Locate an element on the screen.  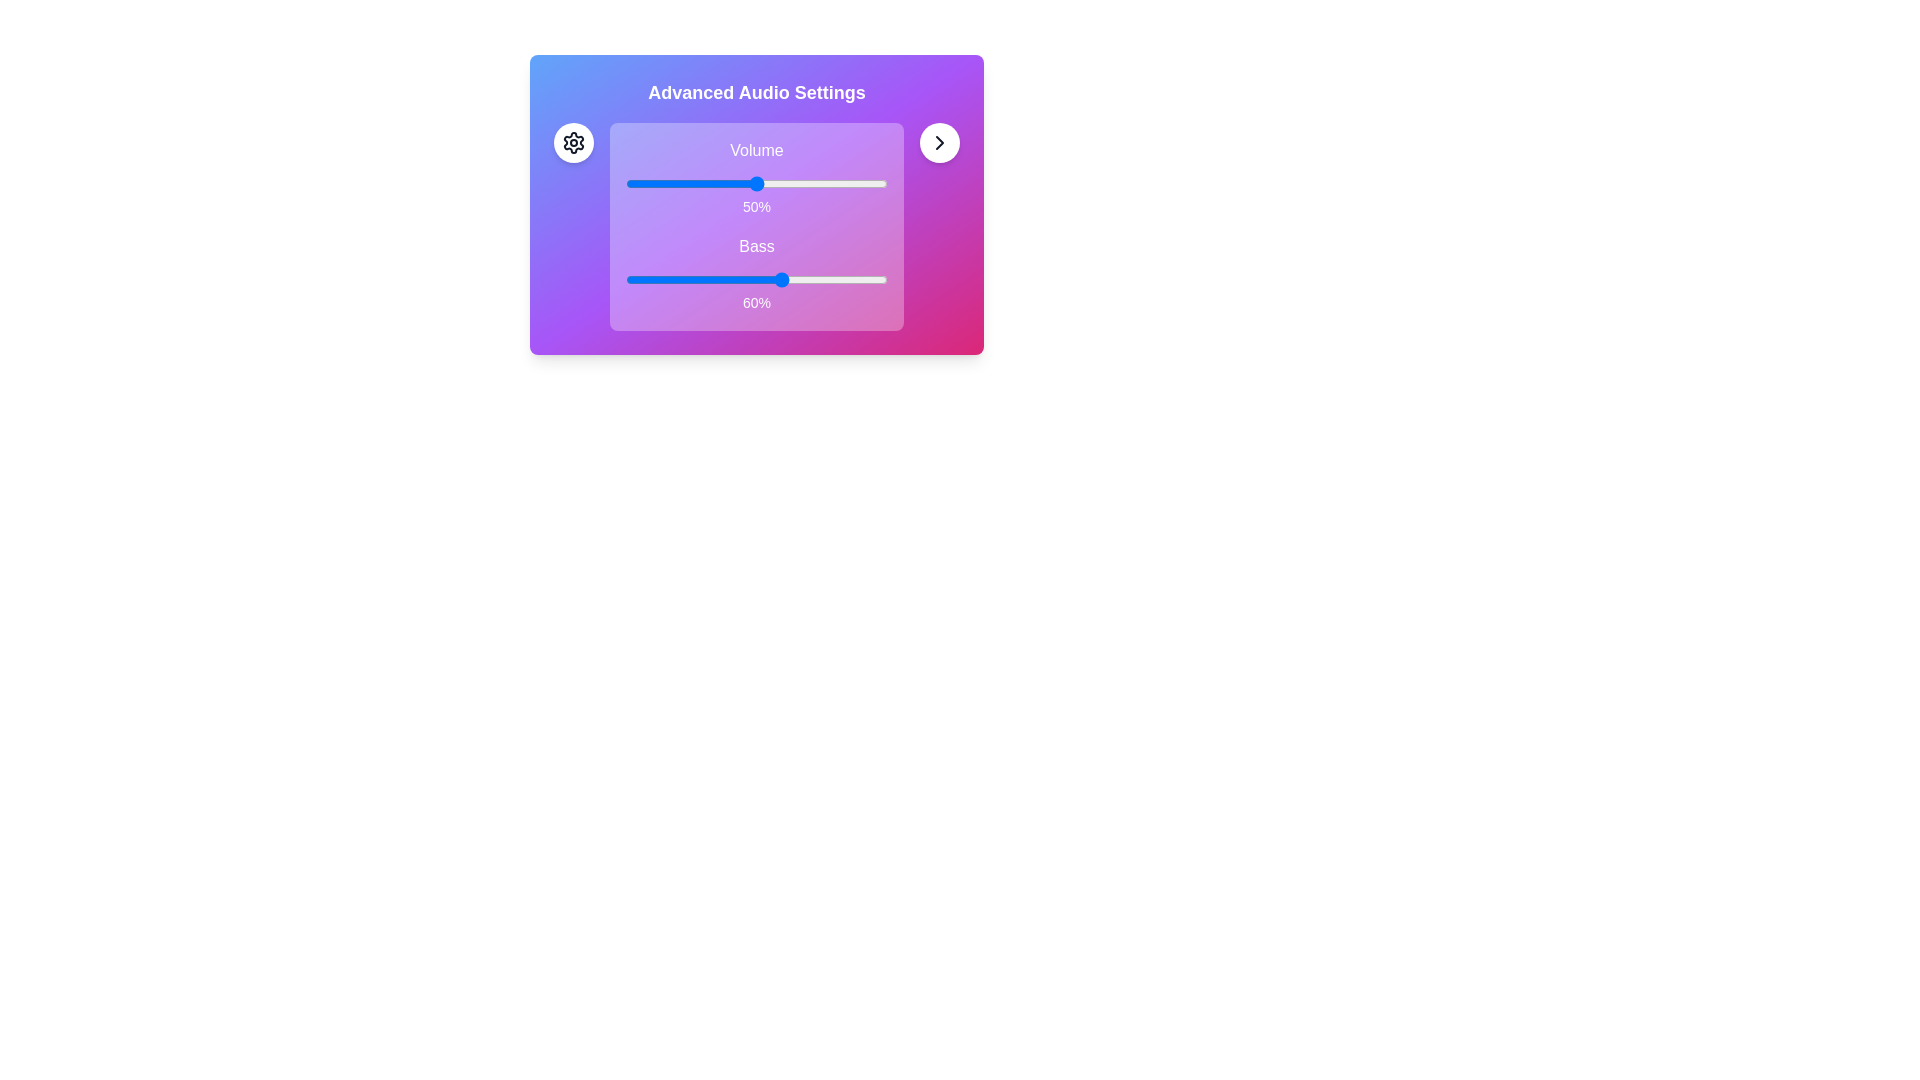
the volume slider to set the volume to 84% is located at coordinates (846, 184).